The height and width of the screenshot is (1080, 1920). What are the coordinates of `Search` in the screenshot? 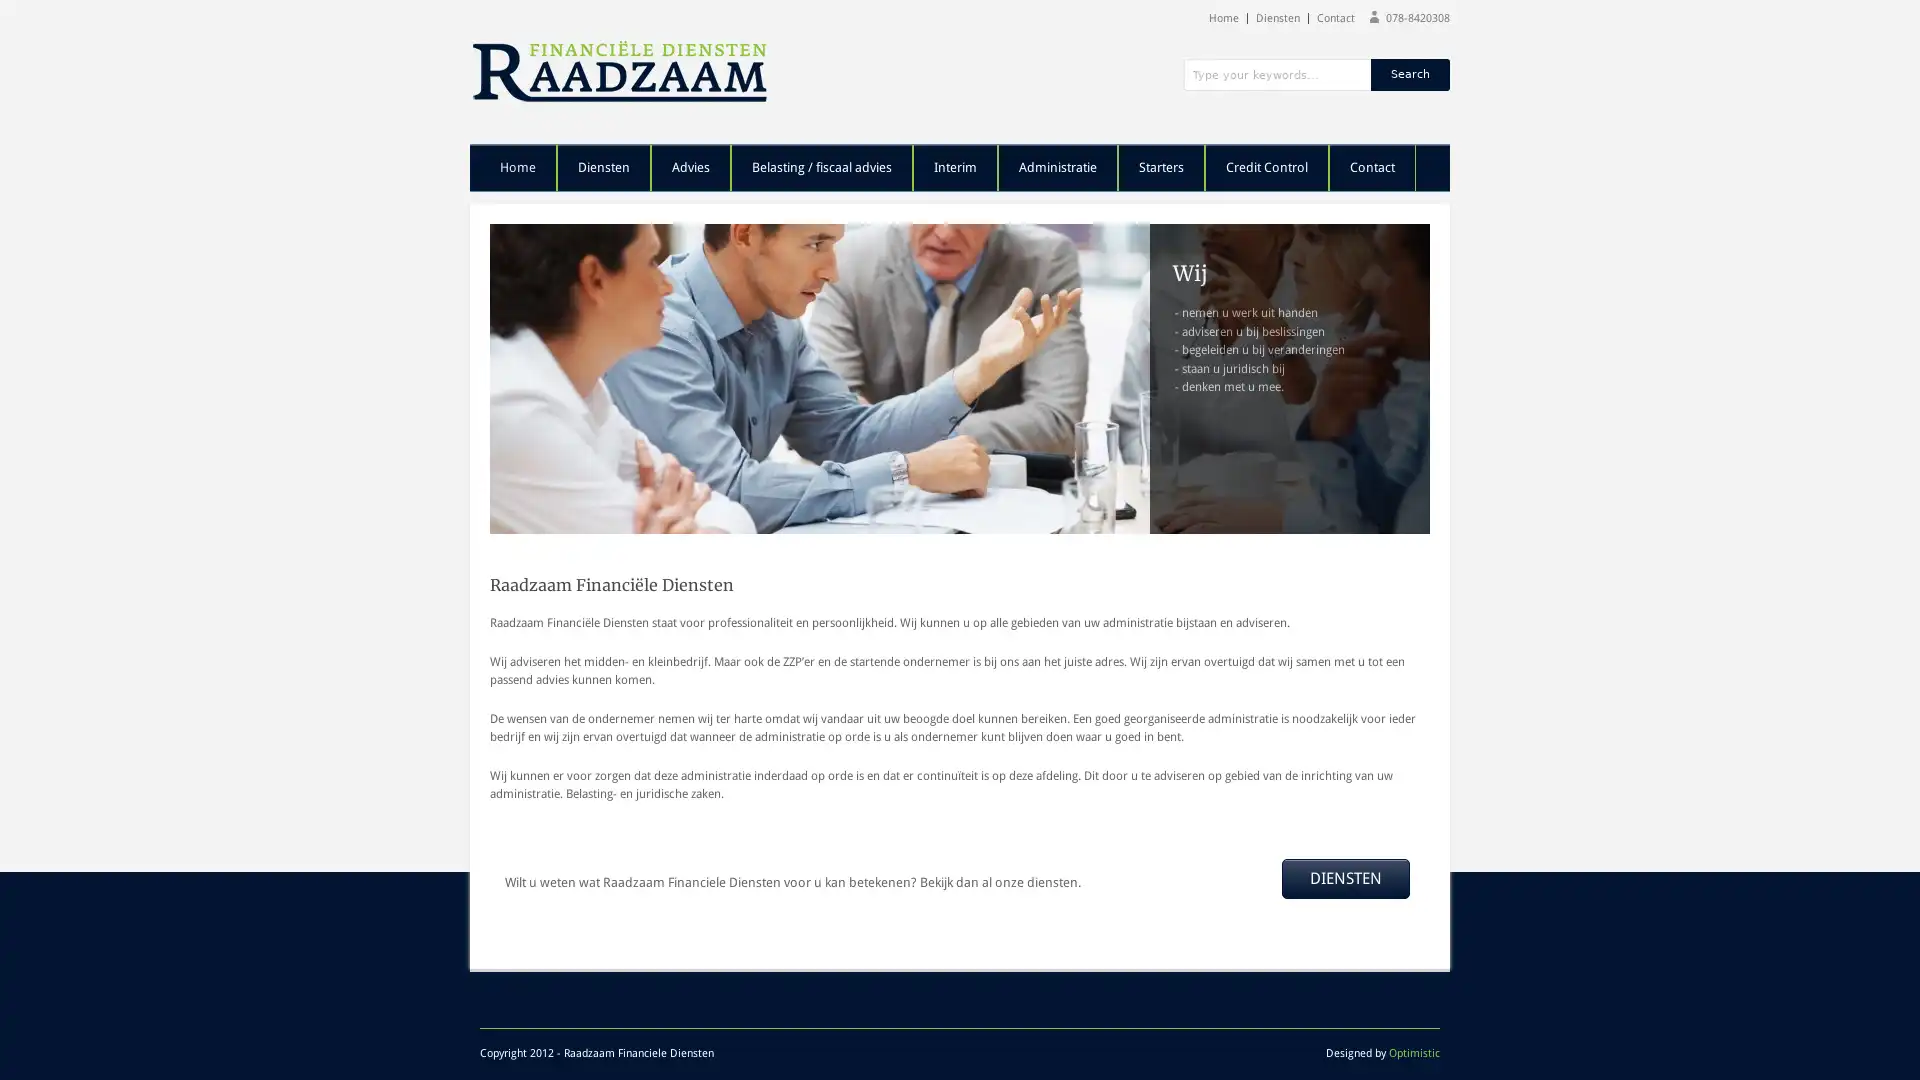 It's located at (1409, 73).